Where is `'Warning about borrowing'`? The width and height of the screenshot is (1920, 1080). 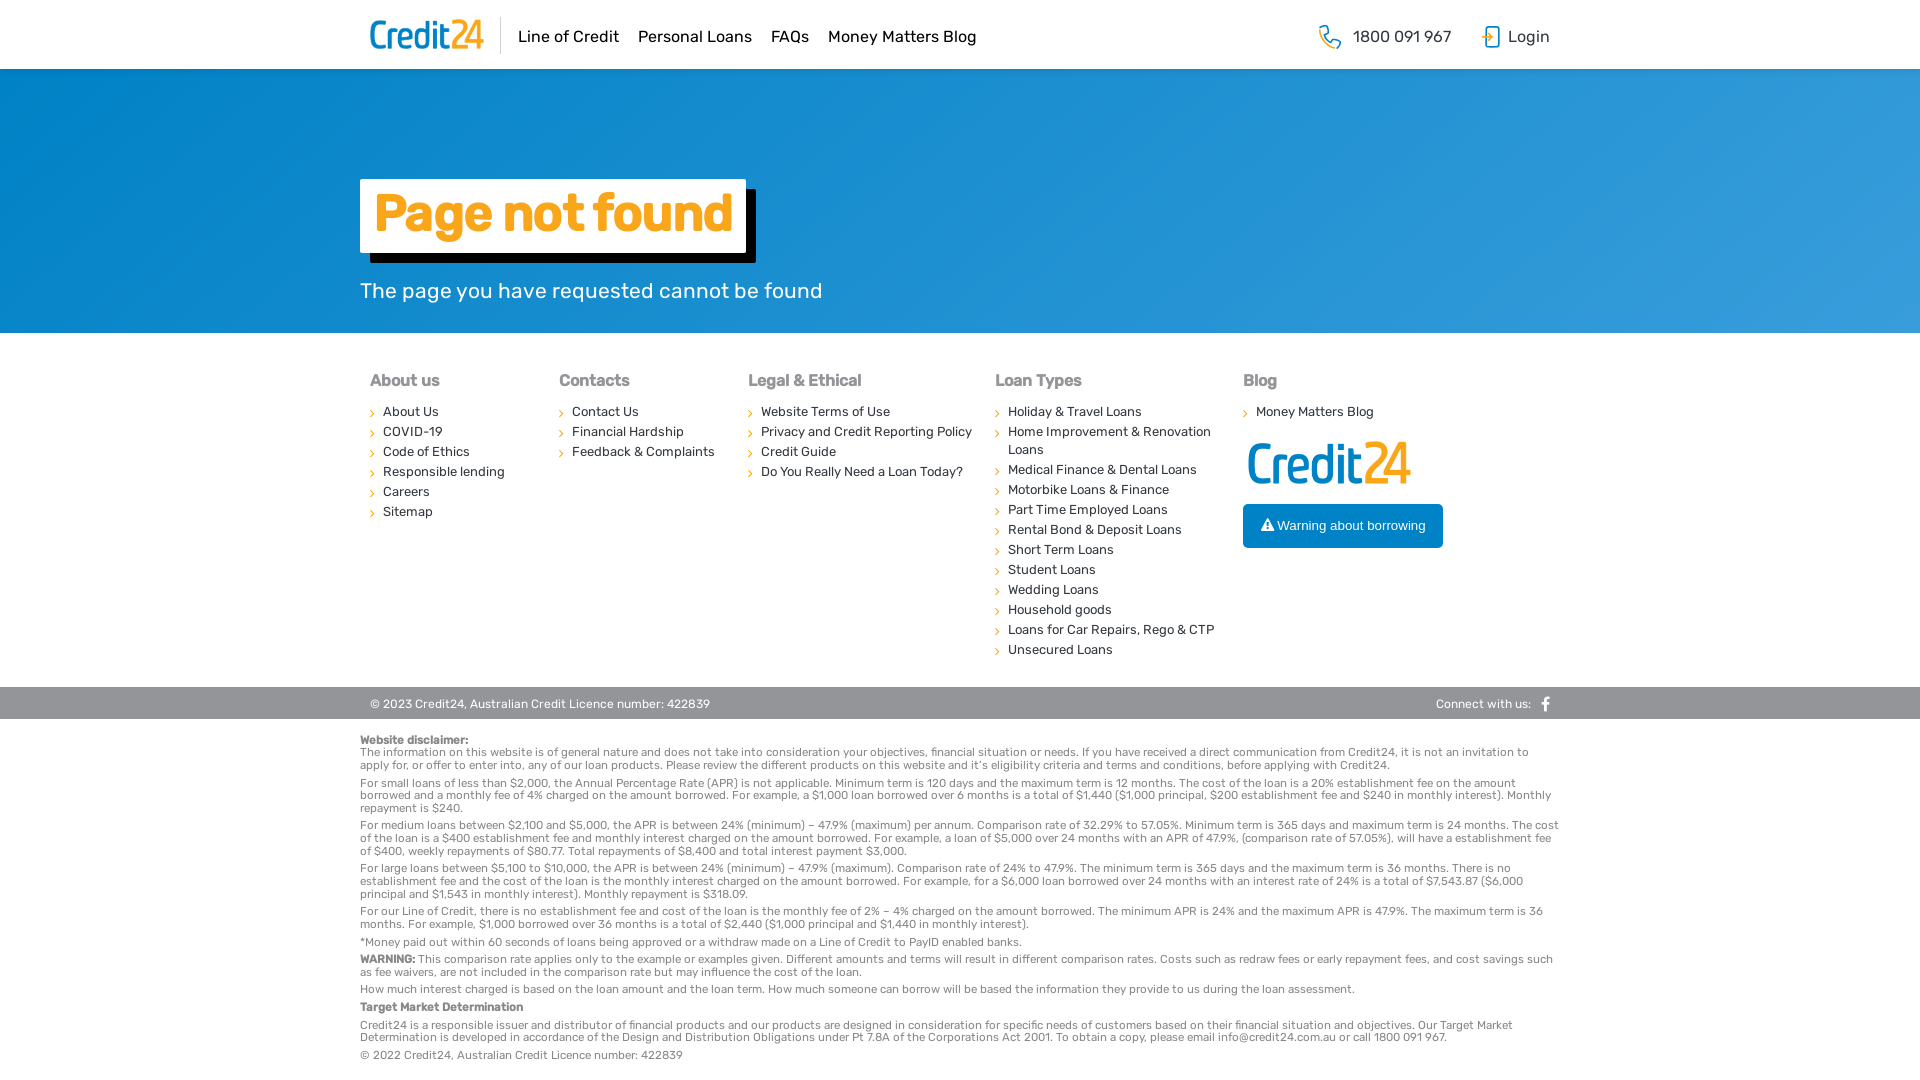 'Warning about borrowing' is located at coordinates (1242, 524).